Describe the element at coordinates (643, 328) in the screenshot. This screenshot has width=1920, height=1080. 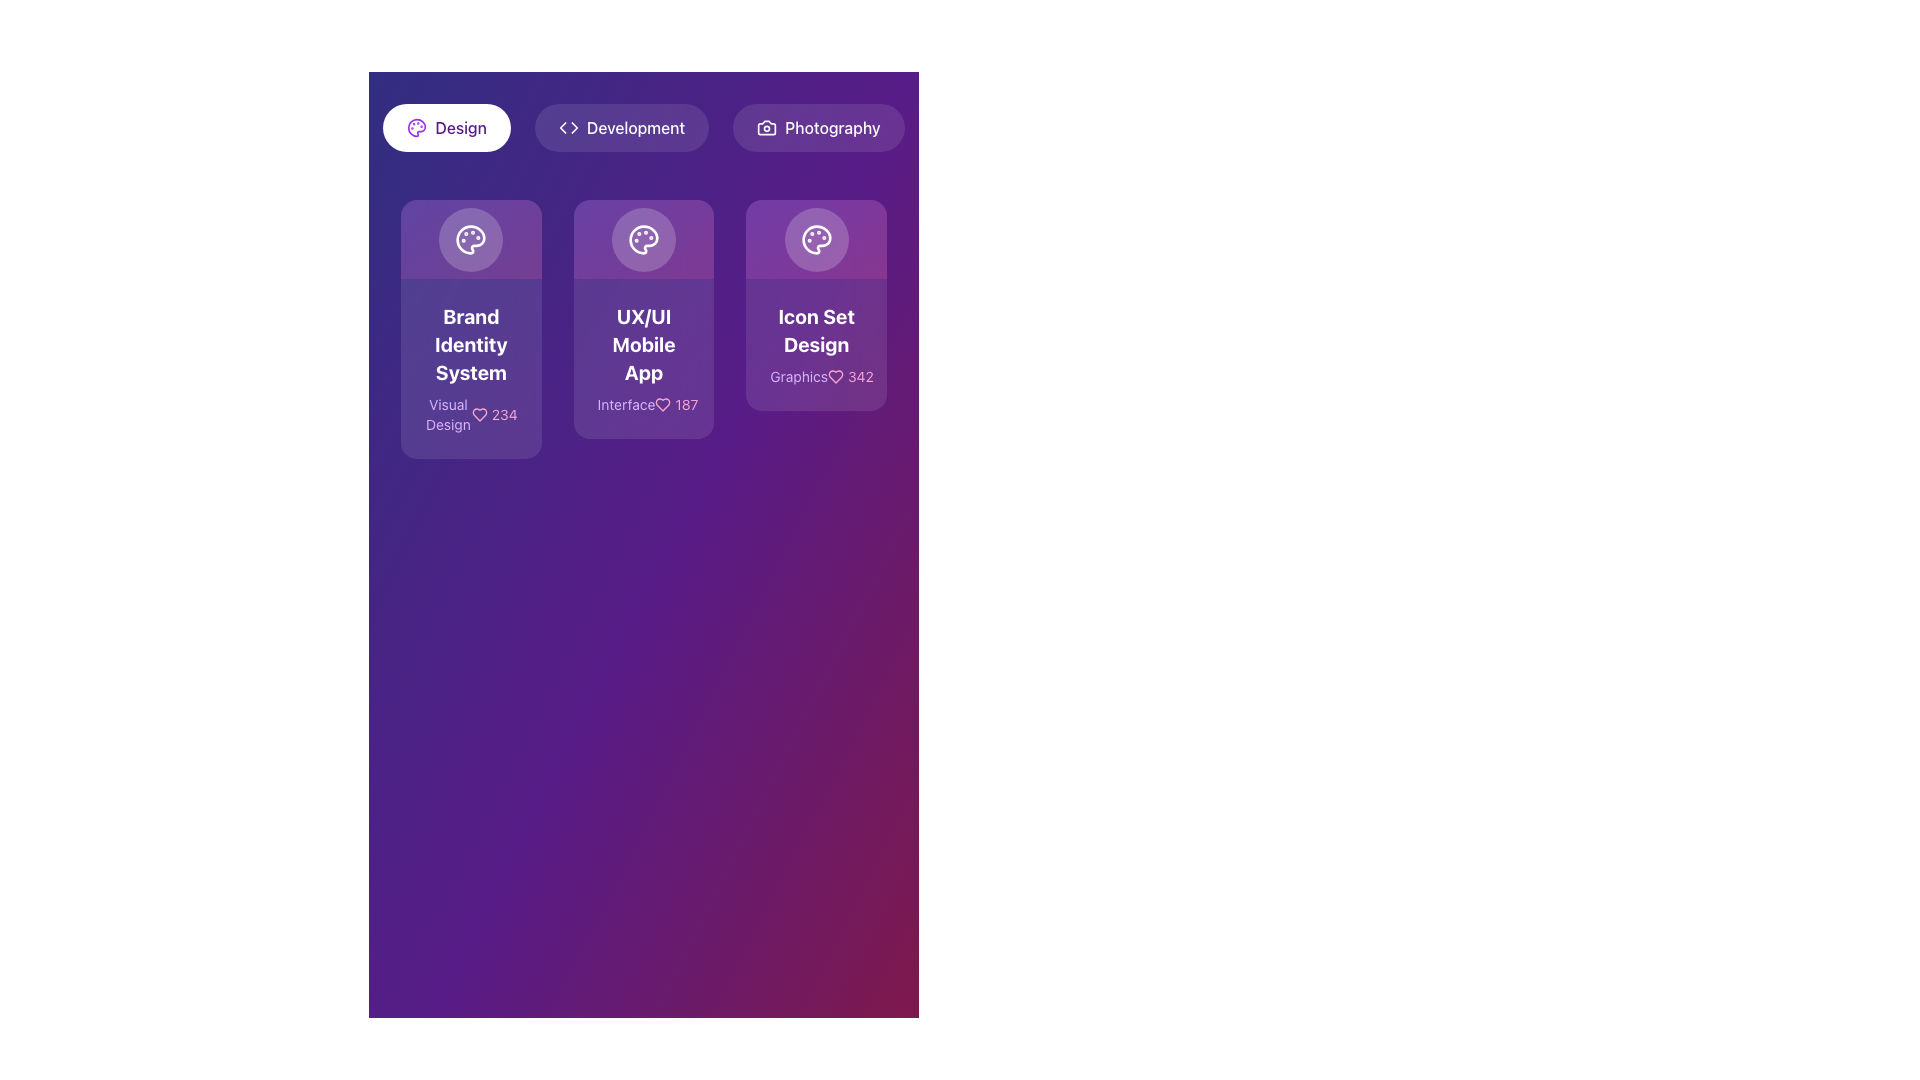
I see `the card labeled 'UX/UI Mobile App' which is the second card in a grid of three` at that location.